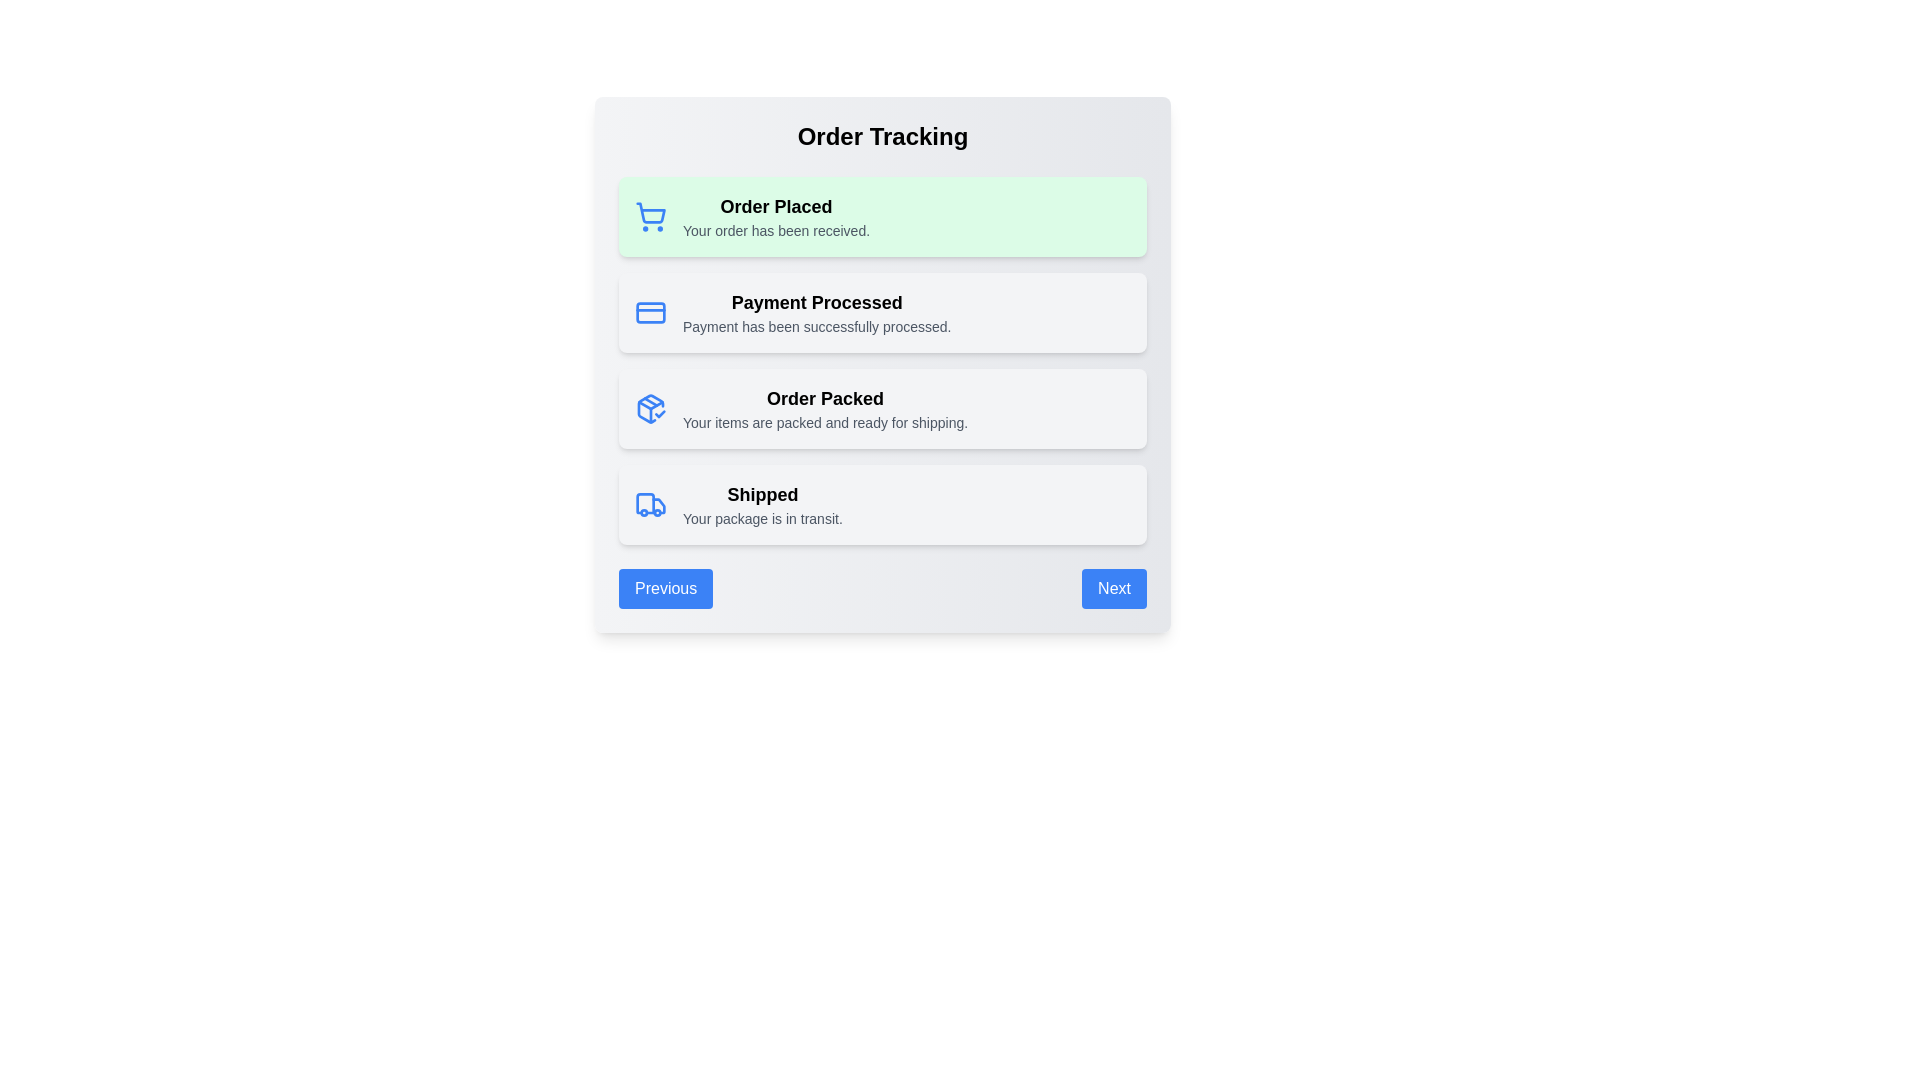 This screenshot has width=1920, height=1080. What do you see at coordinates (825, 407) in the screenshot?
I see `the Informational Text Block that displays the status 'Order Packed', located in the 'Order Tracking' section, which is the third element in a vertical list` at bounding box center [825, 407].